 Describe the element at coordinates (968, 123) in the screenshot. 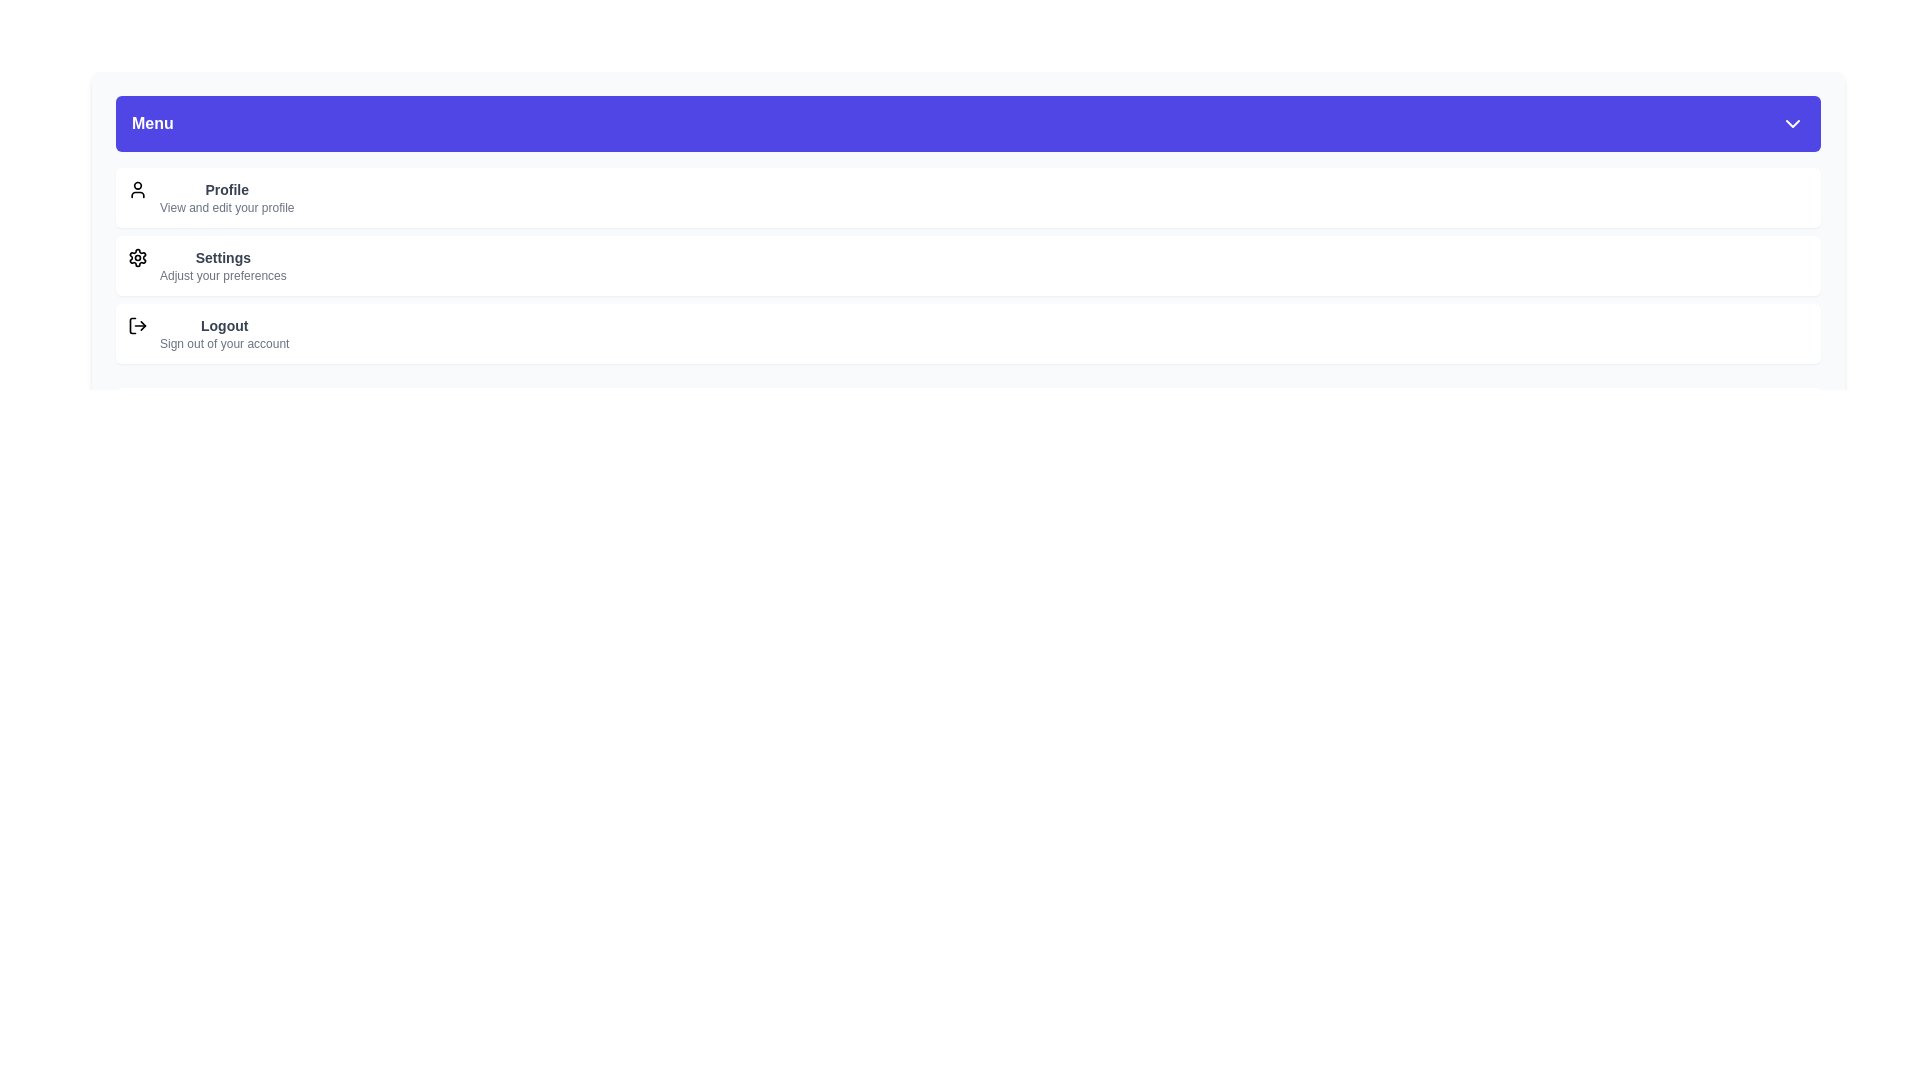

I see `the menu header to toggle its visibility` at that location.